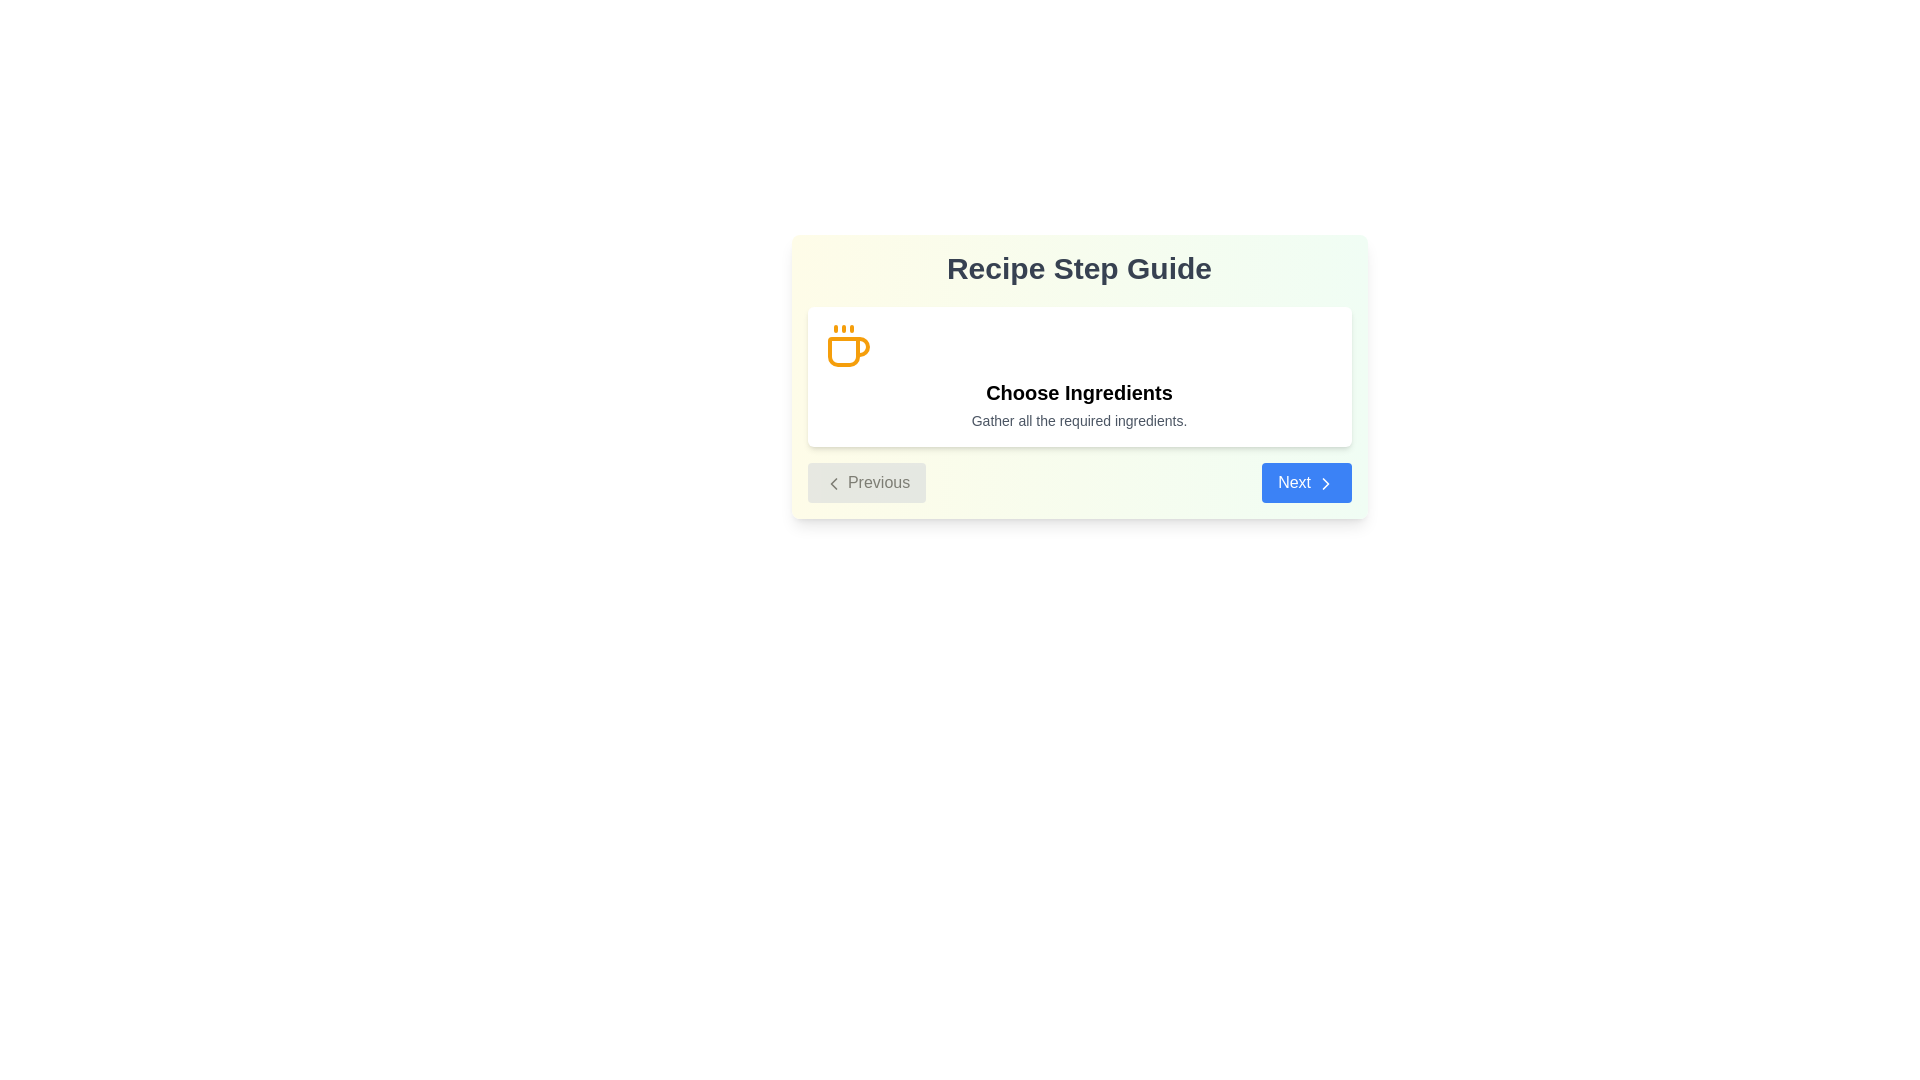 The image size is (1920, 1080). Describe the element at coordinates (833, 483) in the screenshot. I see `the left-oriented chevron icon of the 'Previous' button, which serves as a visual cue for backward navigation` at that location.